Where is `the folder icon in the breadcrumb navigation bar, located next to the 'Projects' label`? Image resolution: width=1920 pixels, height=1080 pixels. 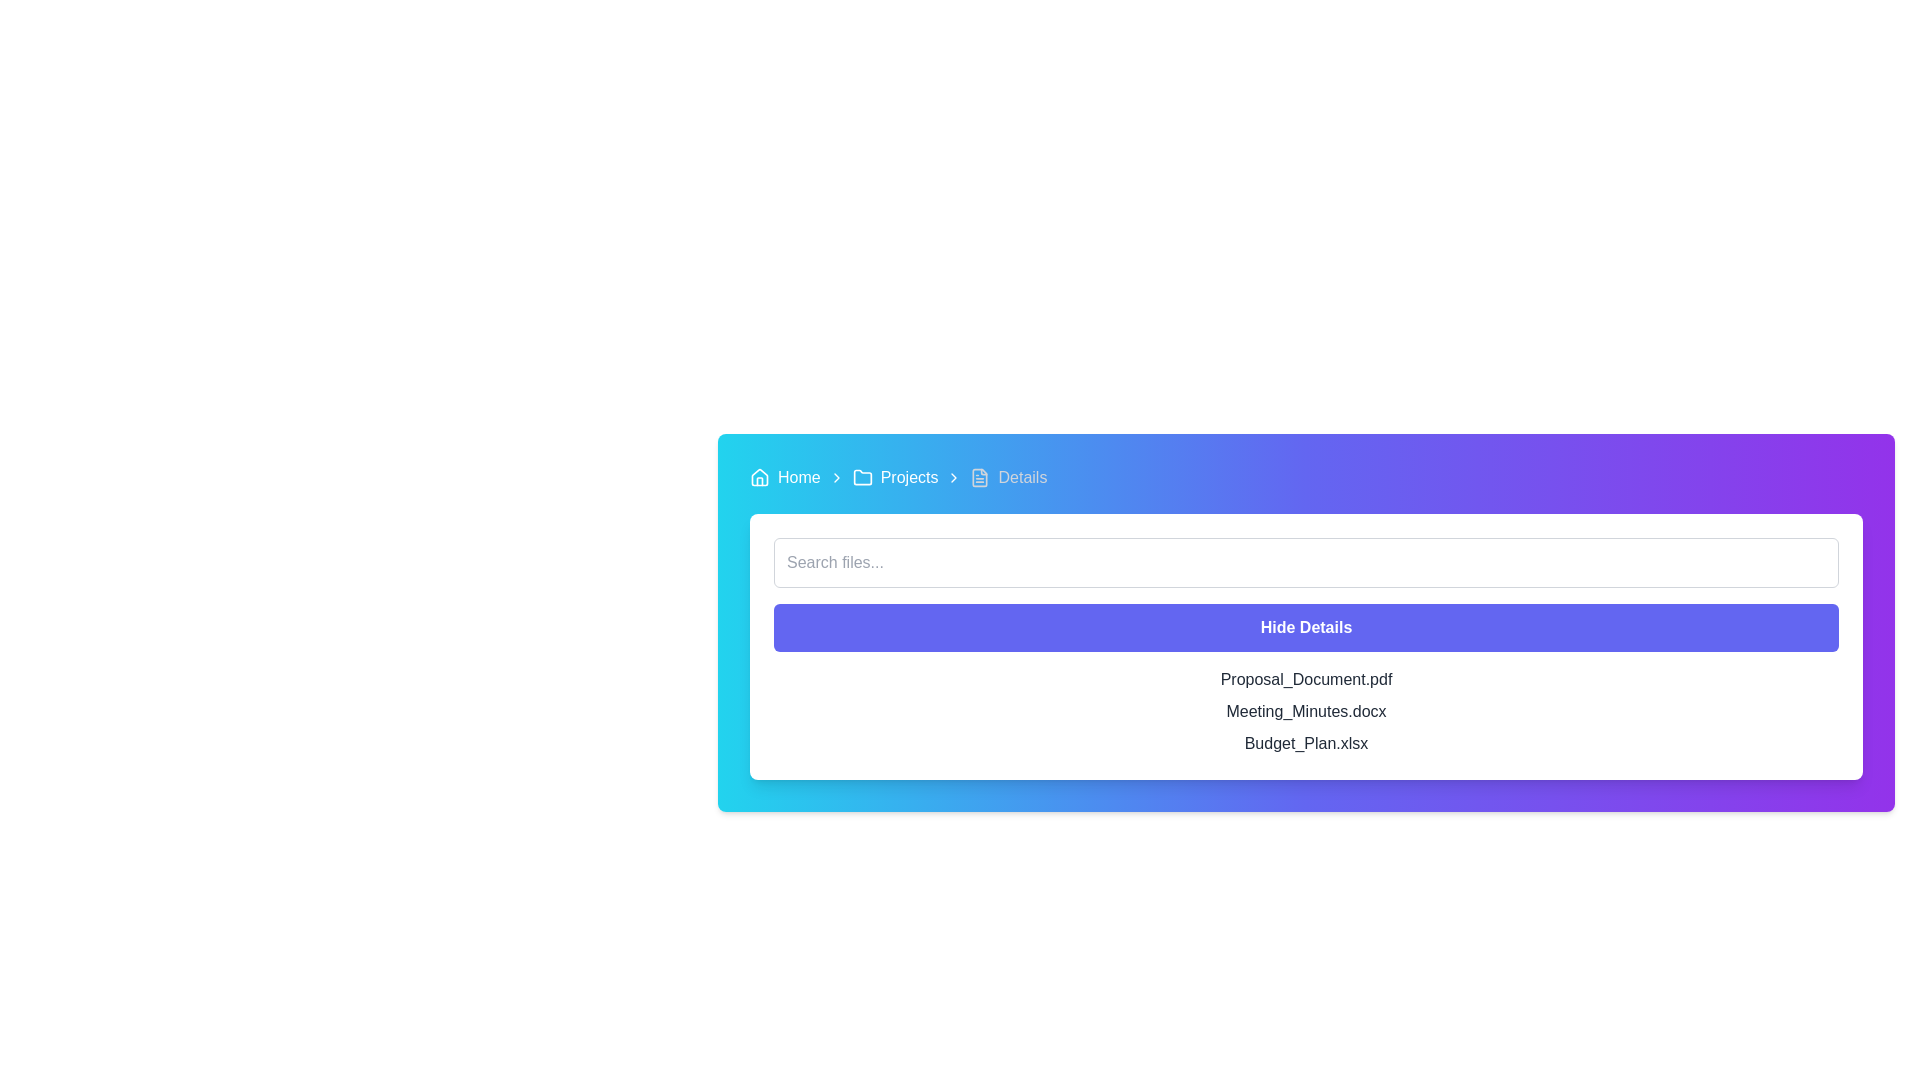 the folder icon in the breadcrumb navigation bar, located next to the 'Projects' label is located at coordinates (862, 477).